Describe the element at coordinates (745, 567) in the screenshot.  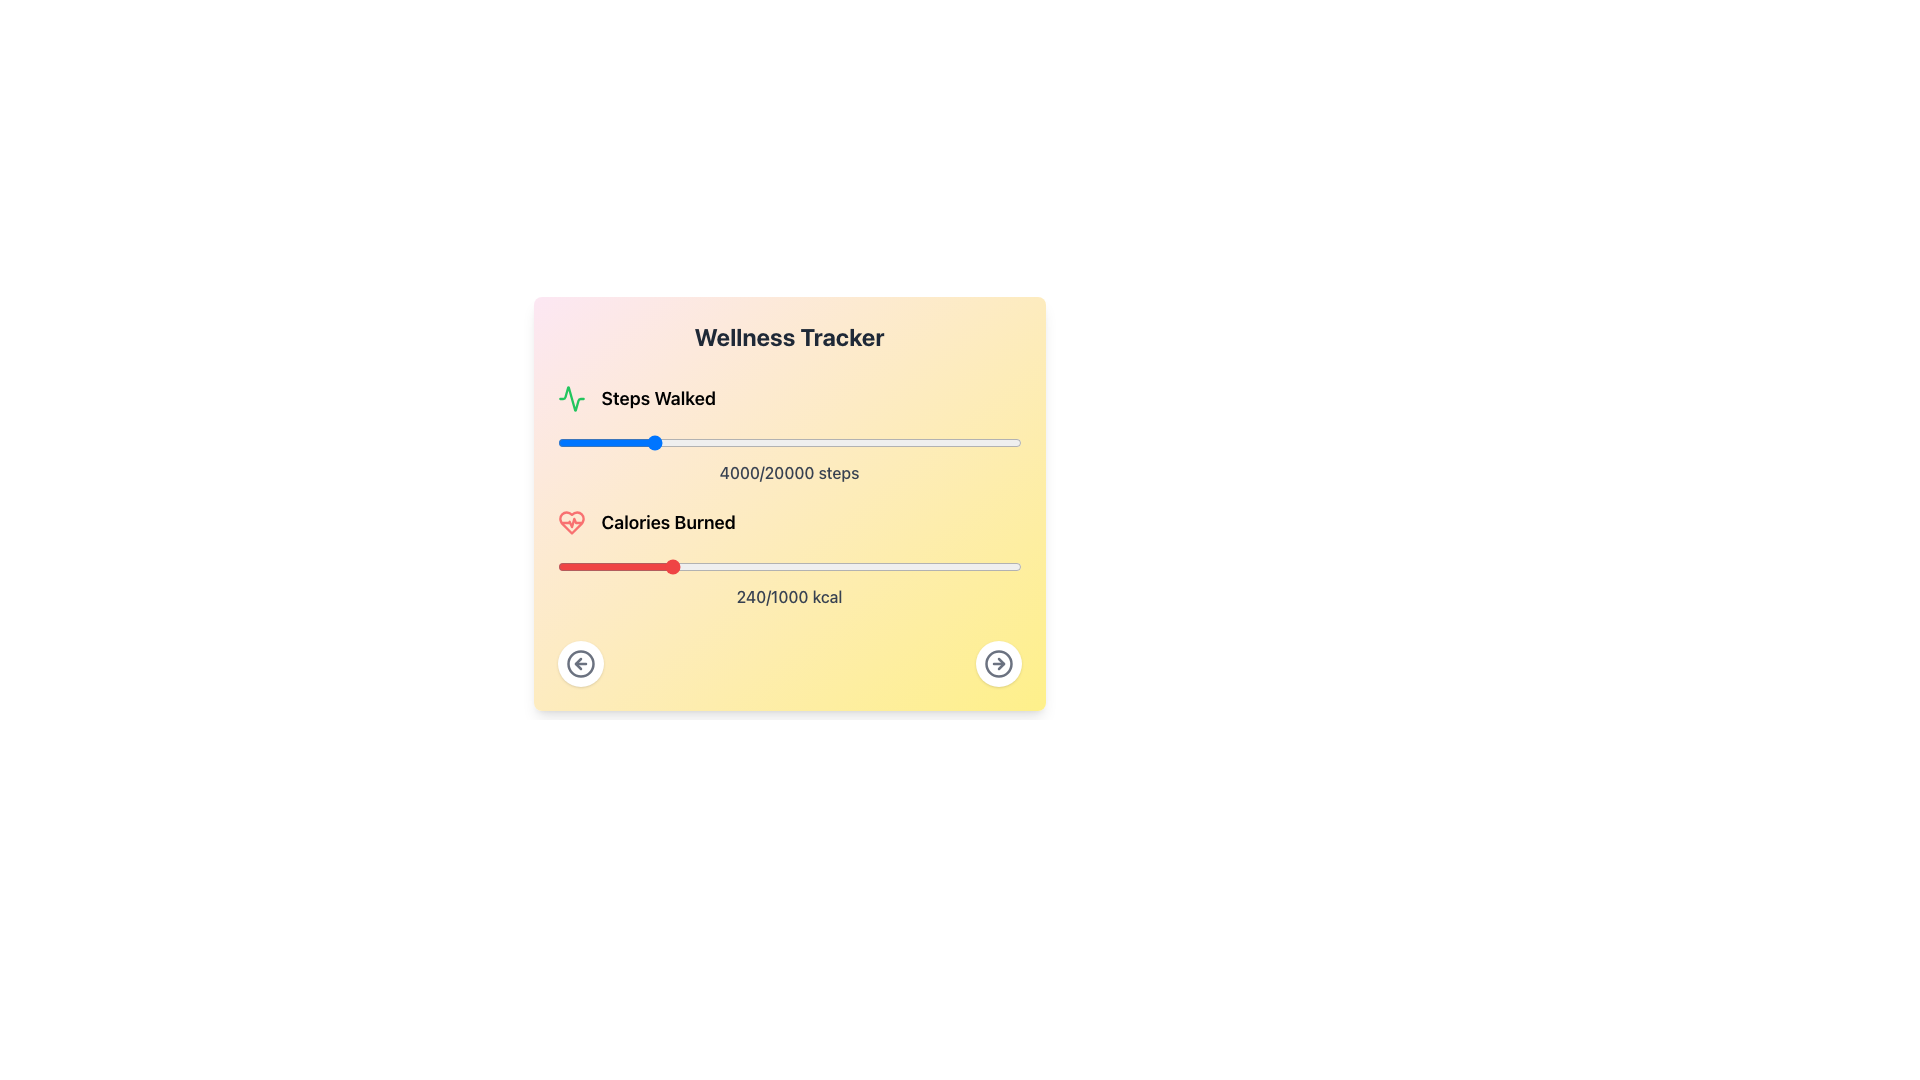
I see `calories burned slider` at that location.